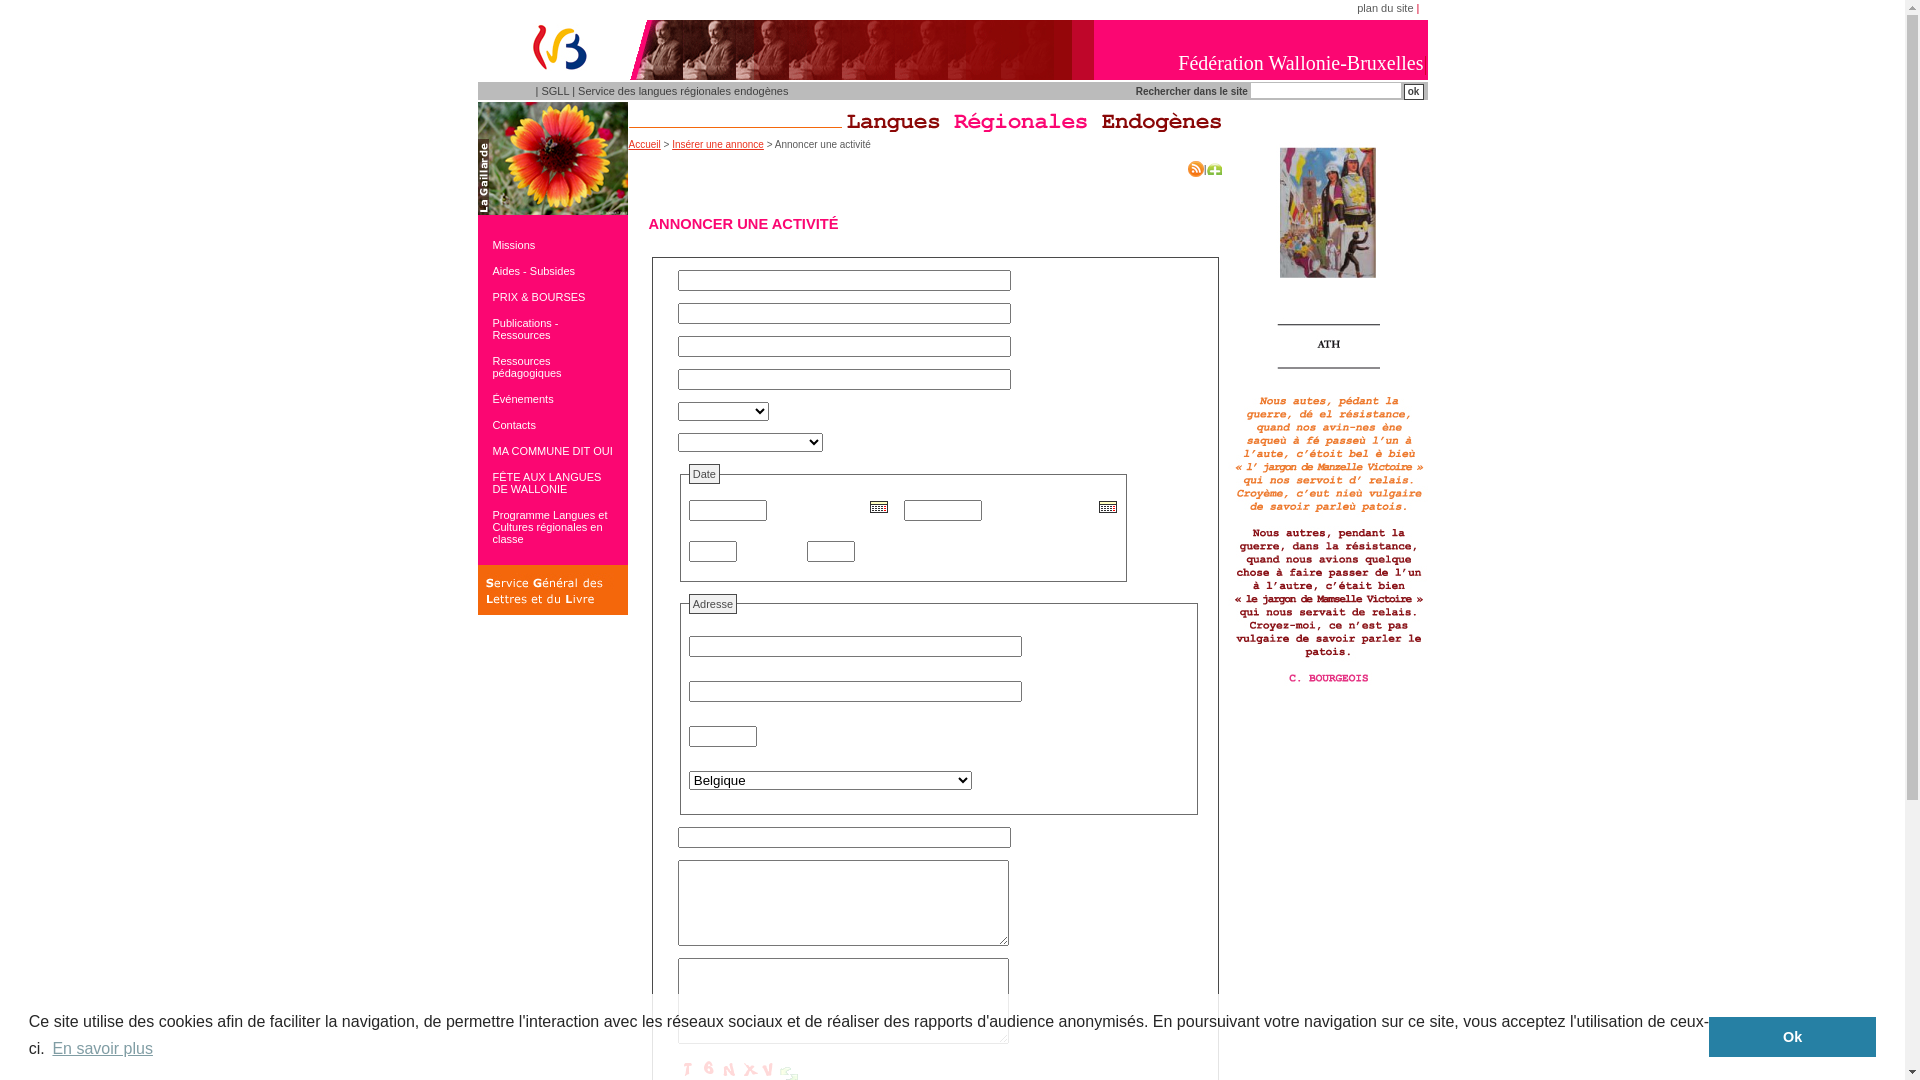 Image resolution: width=1920 pixels, height=1080 pixels. What do you see at coordinates (1792, 1036) in the screenshot?
I see `'Ok'` at bounding box center [1792, 1036].